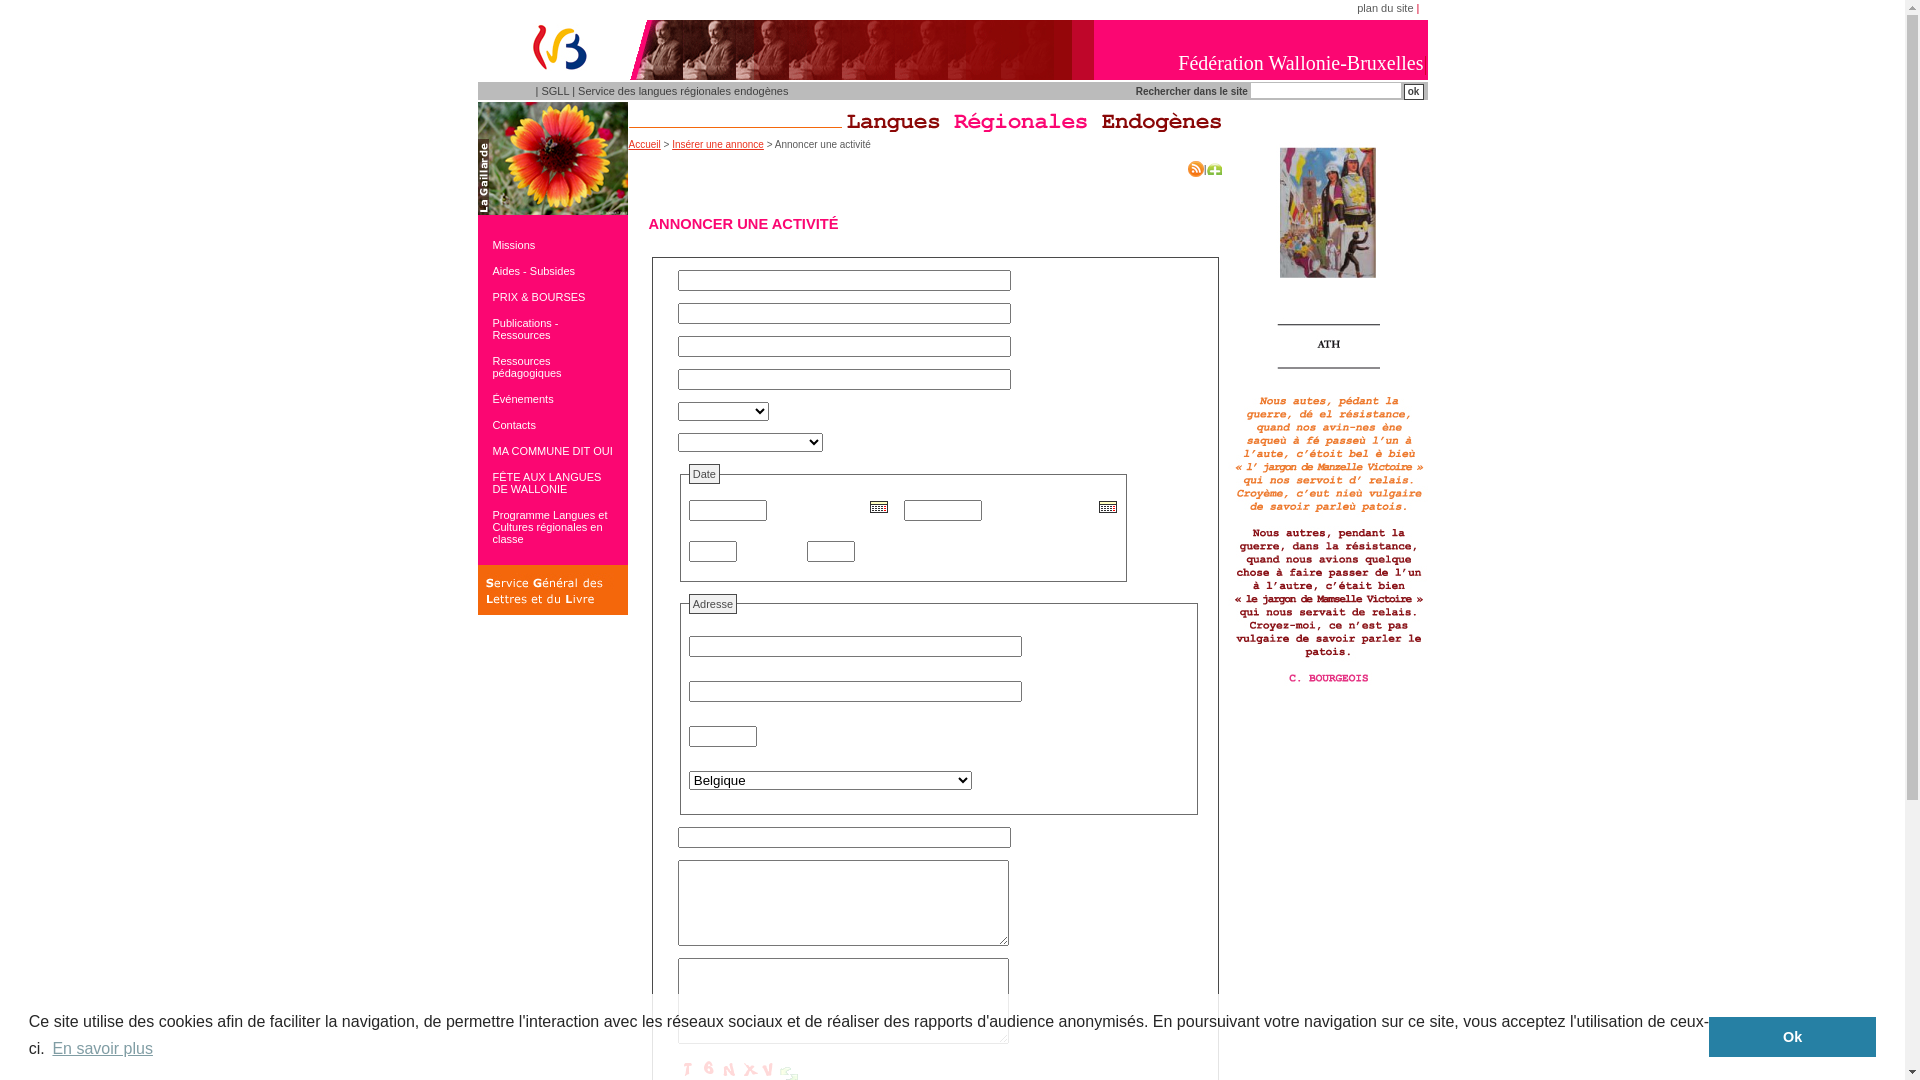 Image resolution: width=1920 pixels, height=1080 pixels. What do you see at coordinates (1792, 1036) in the screenshot?
I see `'Ok'` at bounding box center [1792, 1036].